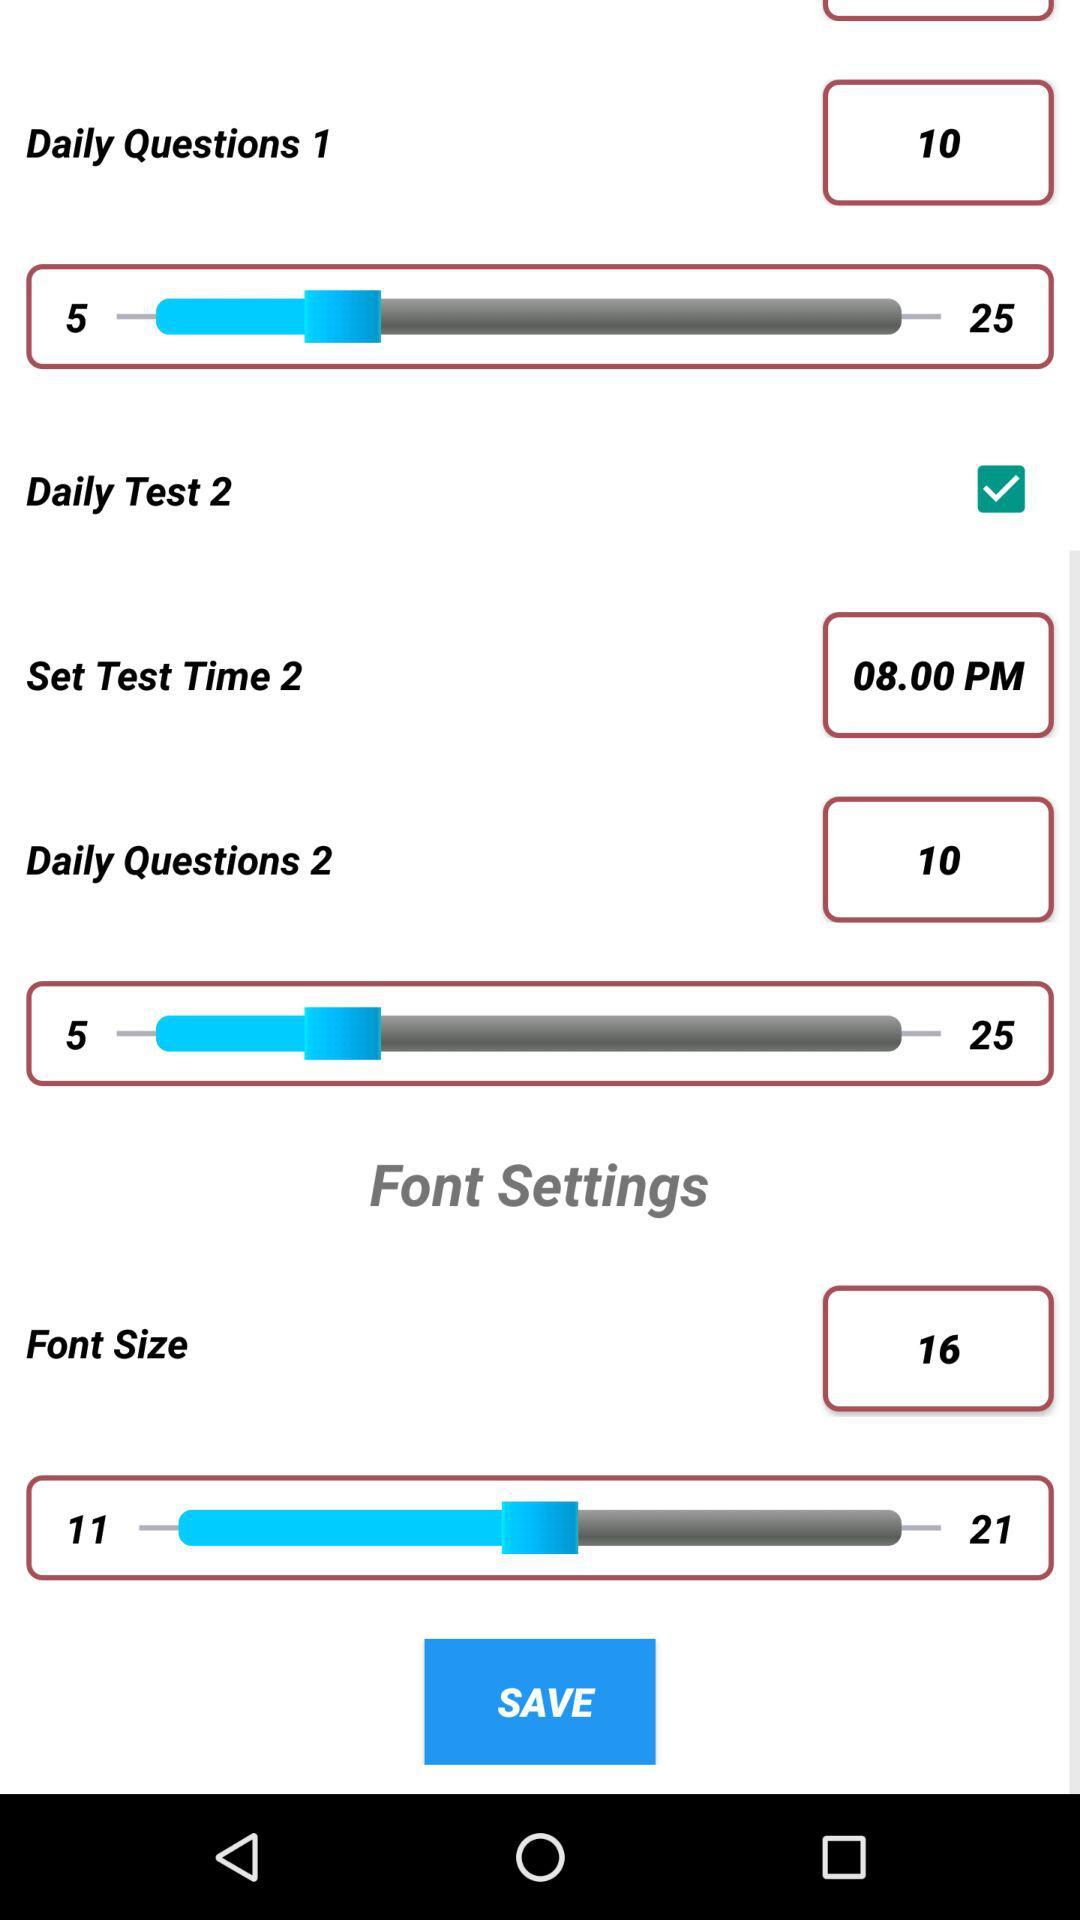 The image size is (1080, 1920). What do you see at coordinates (1006, 489) in the screenshot?
I see `the icon to the right of the daily test 2` at bounding box center [1006, 489].